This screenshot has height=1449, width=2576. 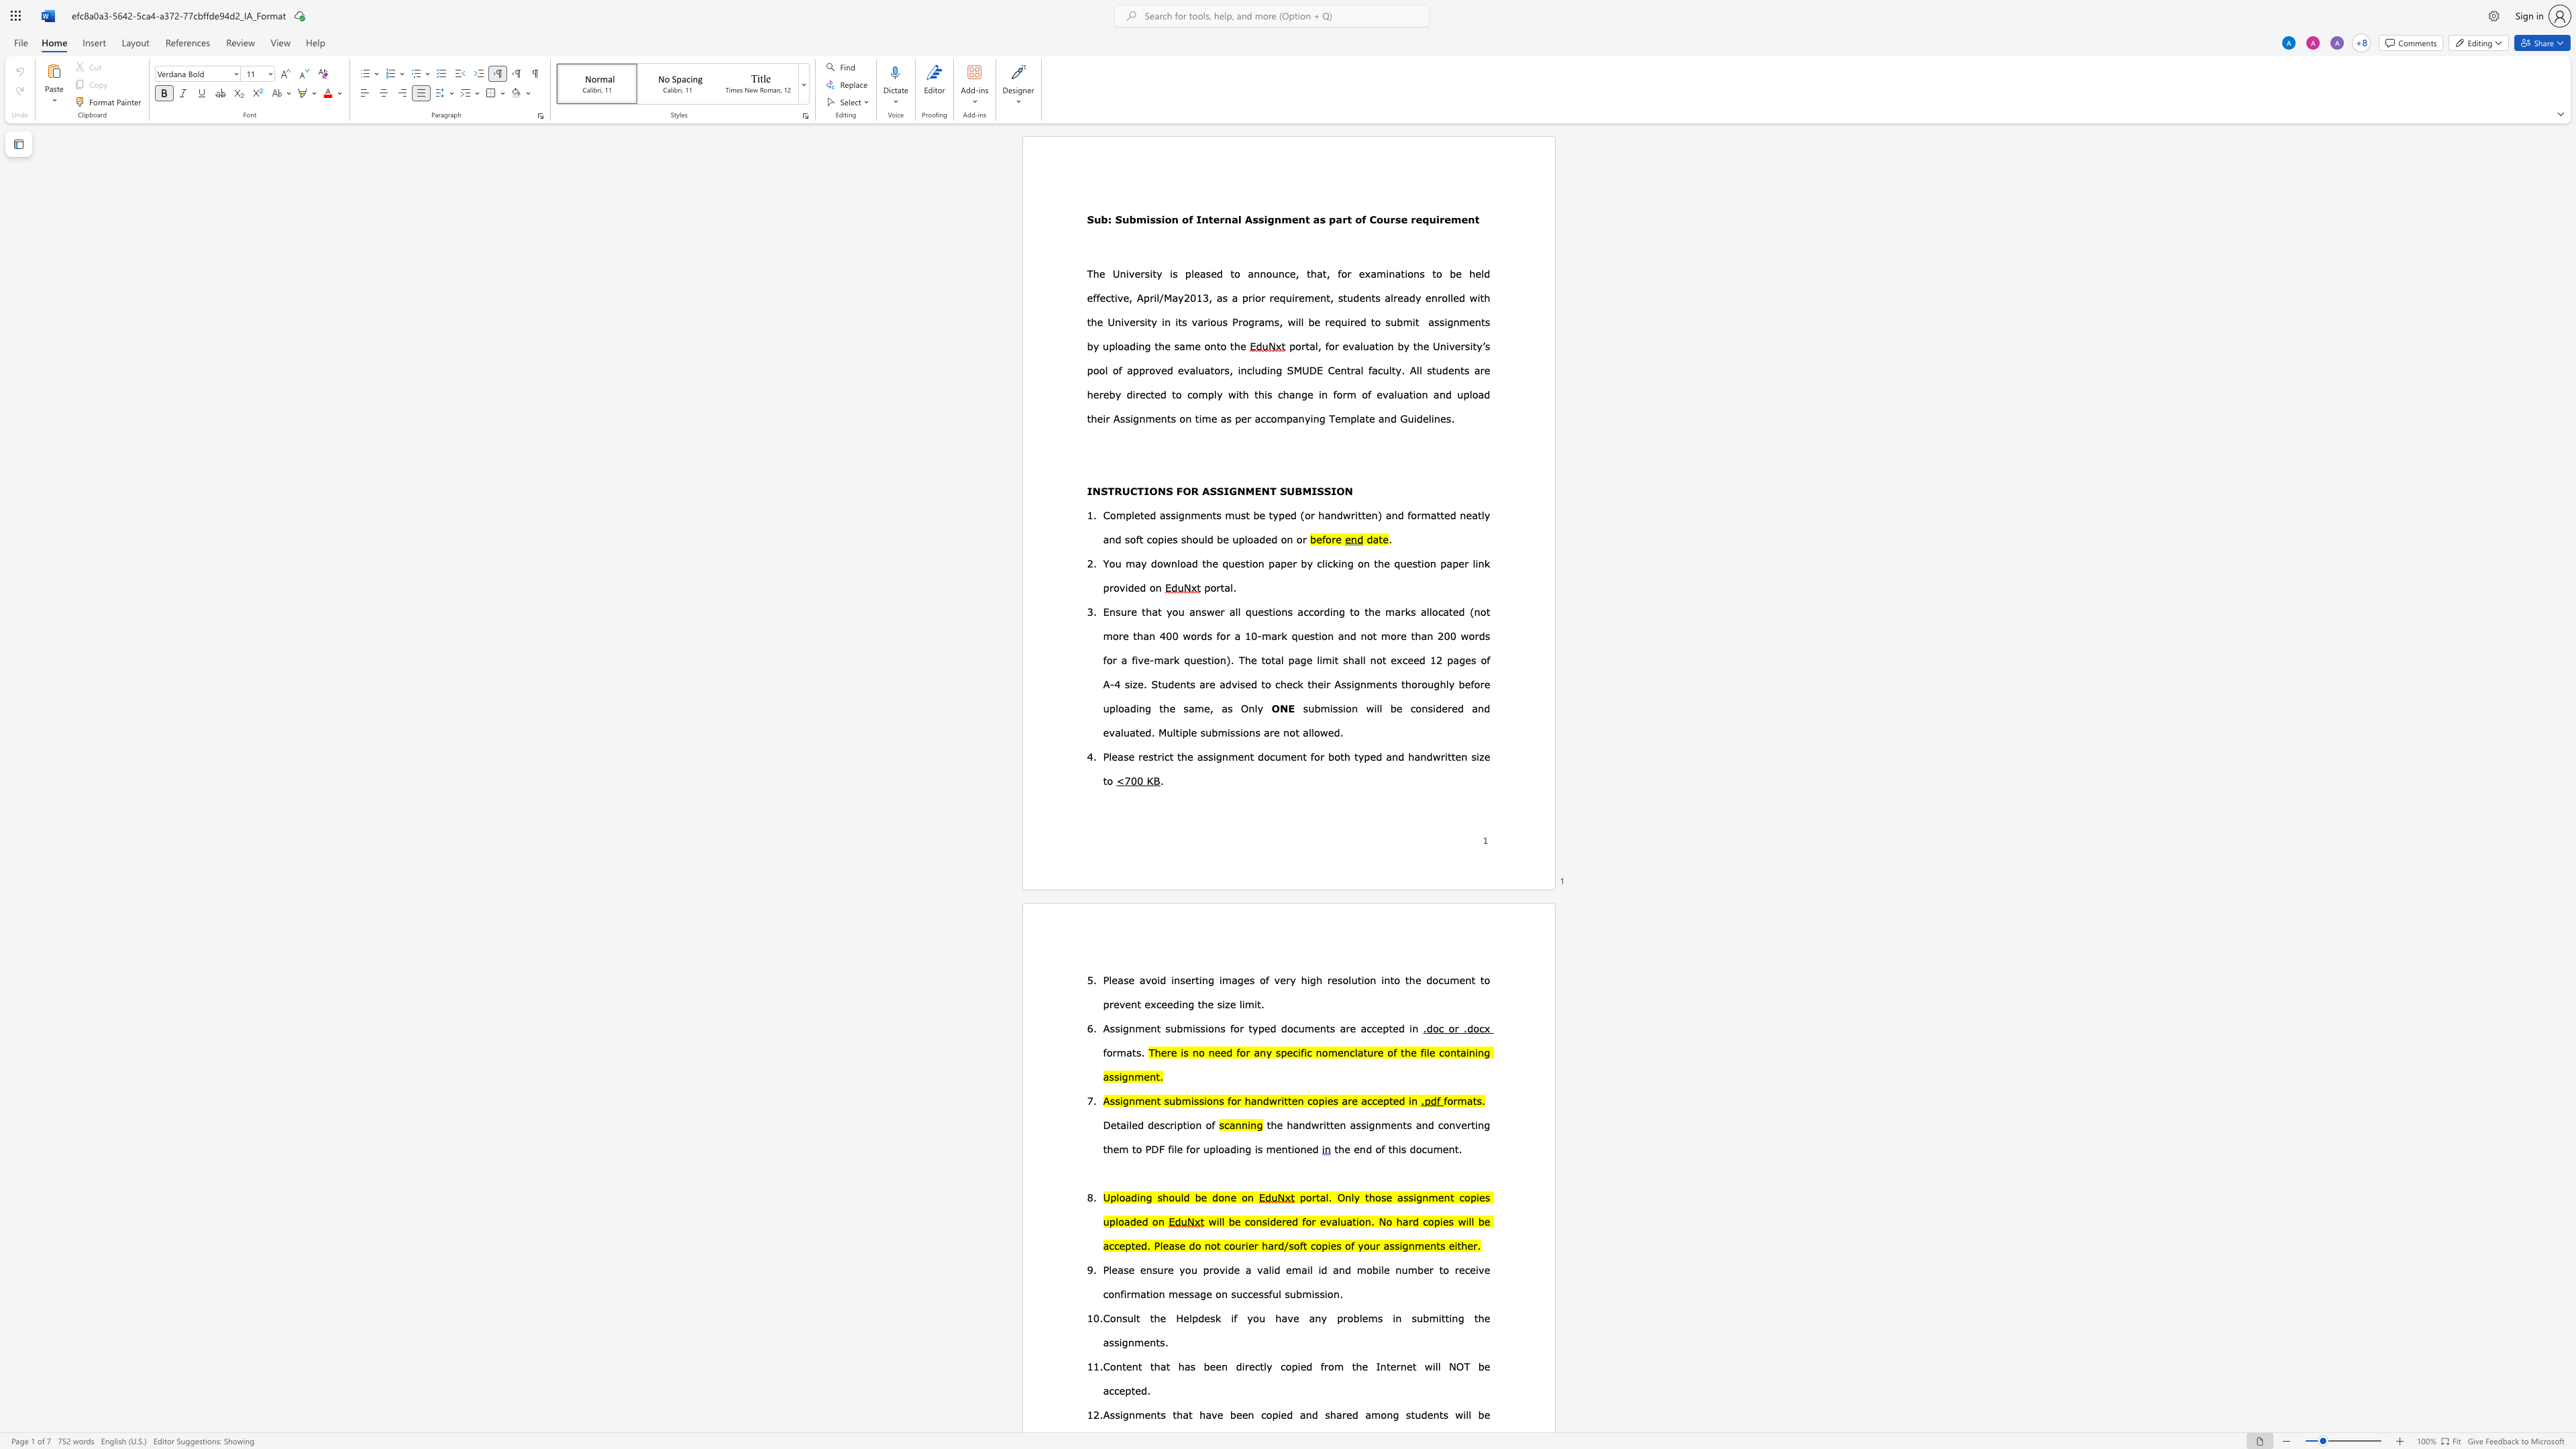 What do you see at coordinates (1144, 272) in the screenshot?
I see `the space between the continuous character "r" and "s" in the text` at bounding box center [1144, 272].